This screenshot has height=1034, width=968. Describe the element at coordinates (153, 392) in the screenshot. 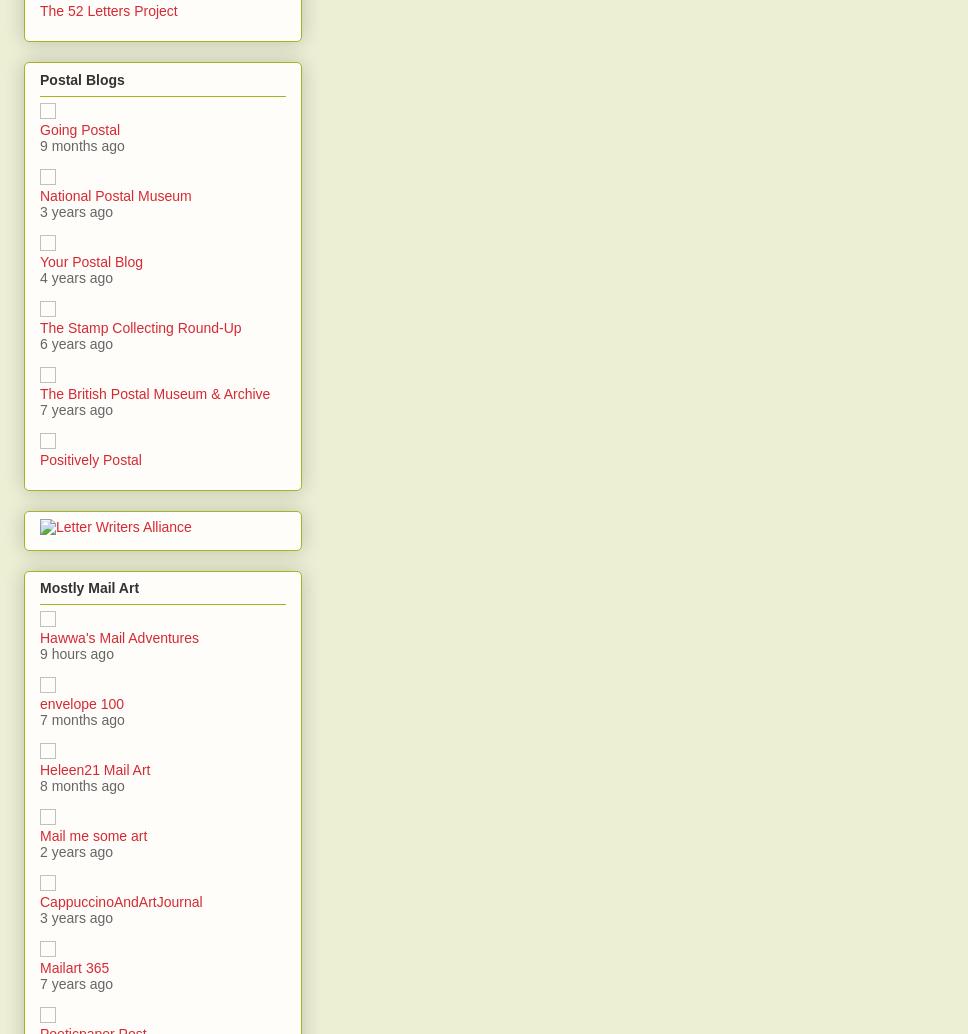

I see `'The British Postal Museum & Archive'` at that location.